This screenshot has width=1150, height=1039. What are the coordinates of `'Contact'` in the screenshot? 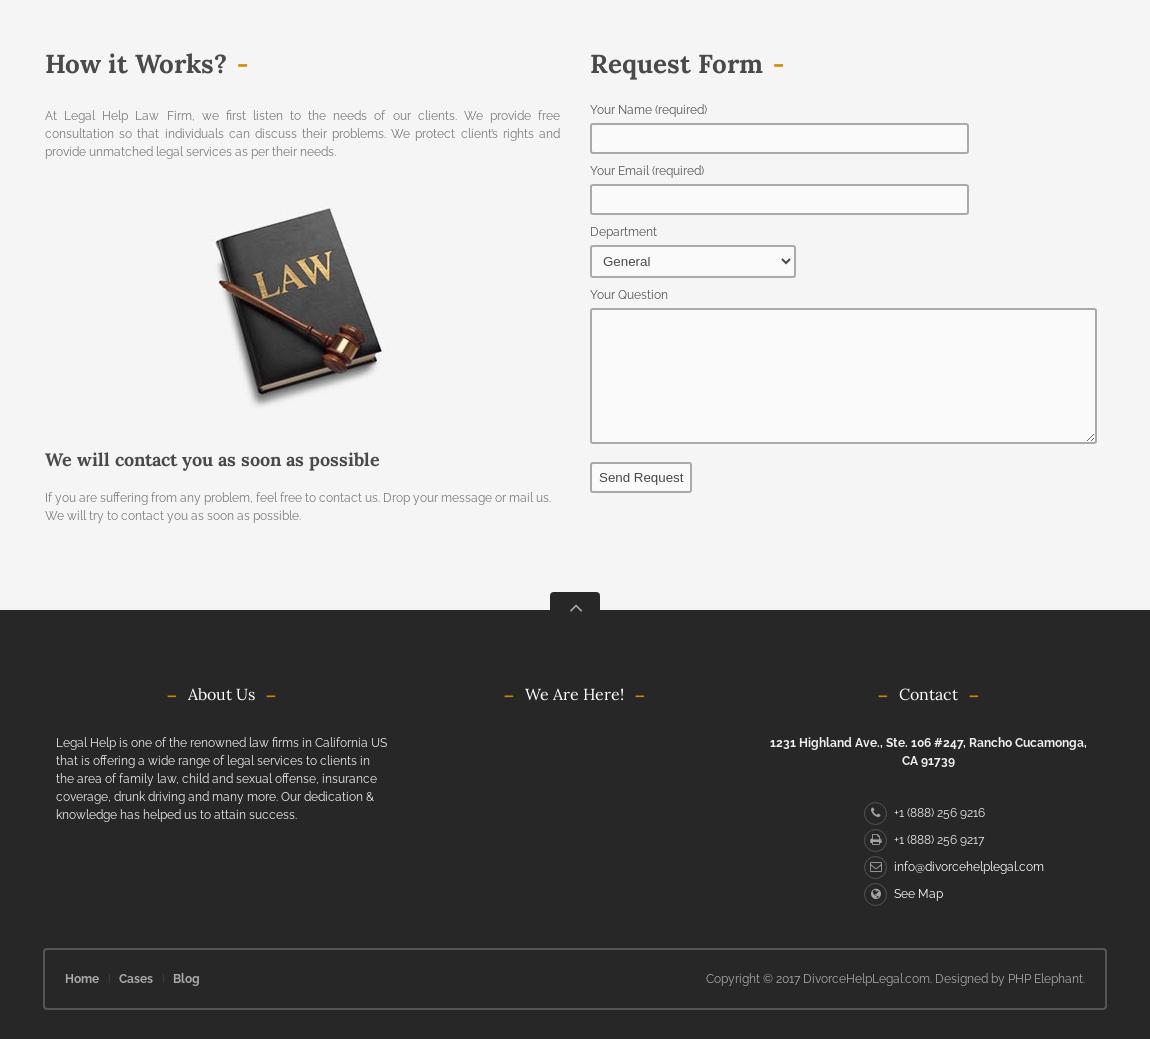 It's located at (927, 692).